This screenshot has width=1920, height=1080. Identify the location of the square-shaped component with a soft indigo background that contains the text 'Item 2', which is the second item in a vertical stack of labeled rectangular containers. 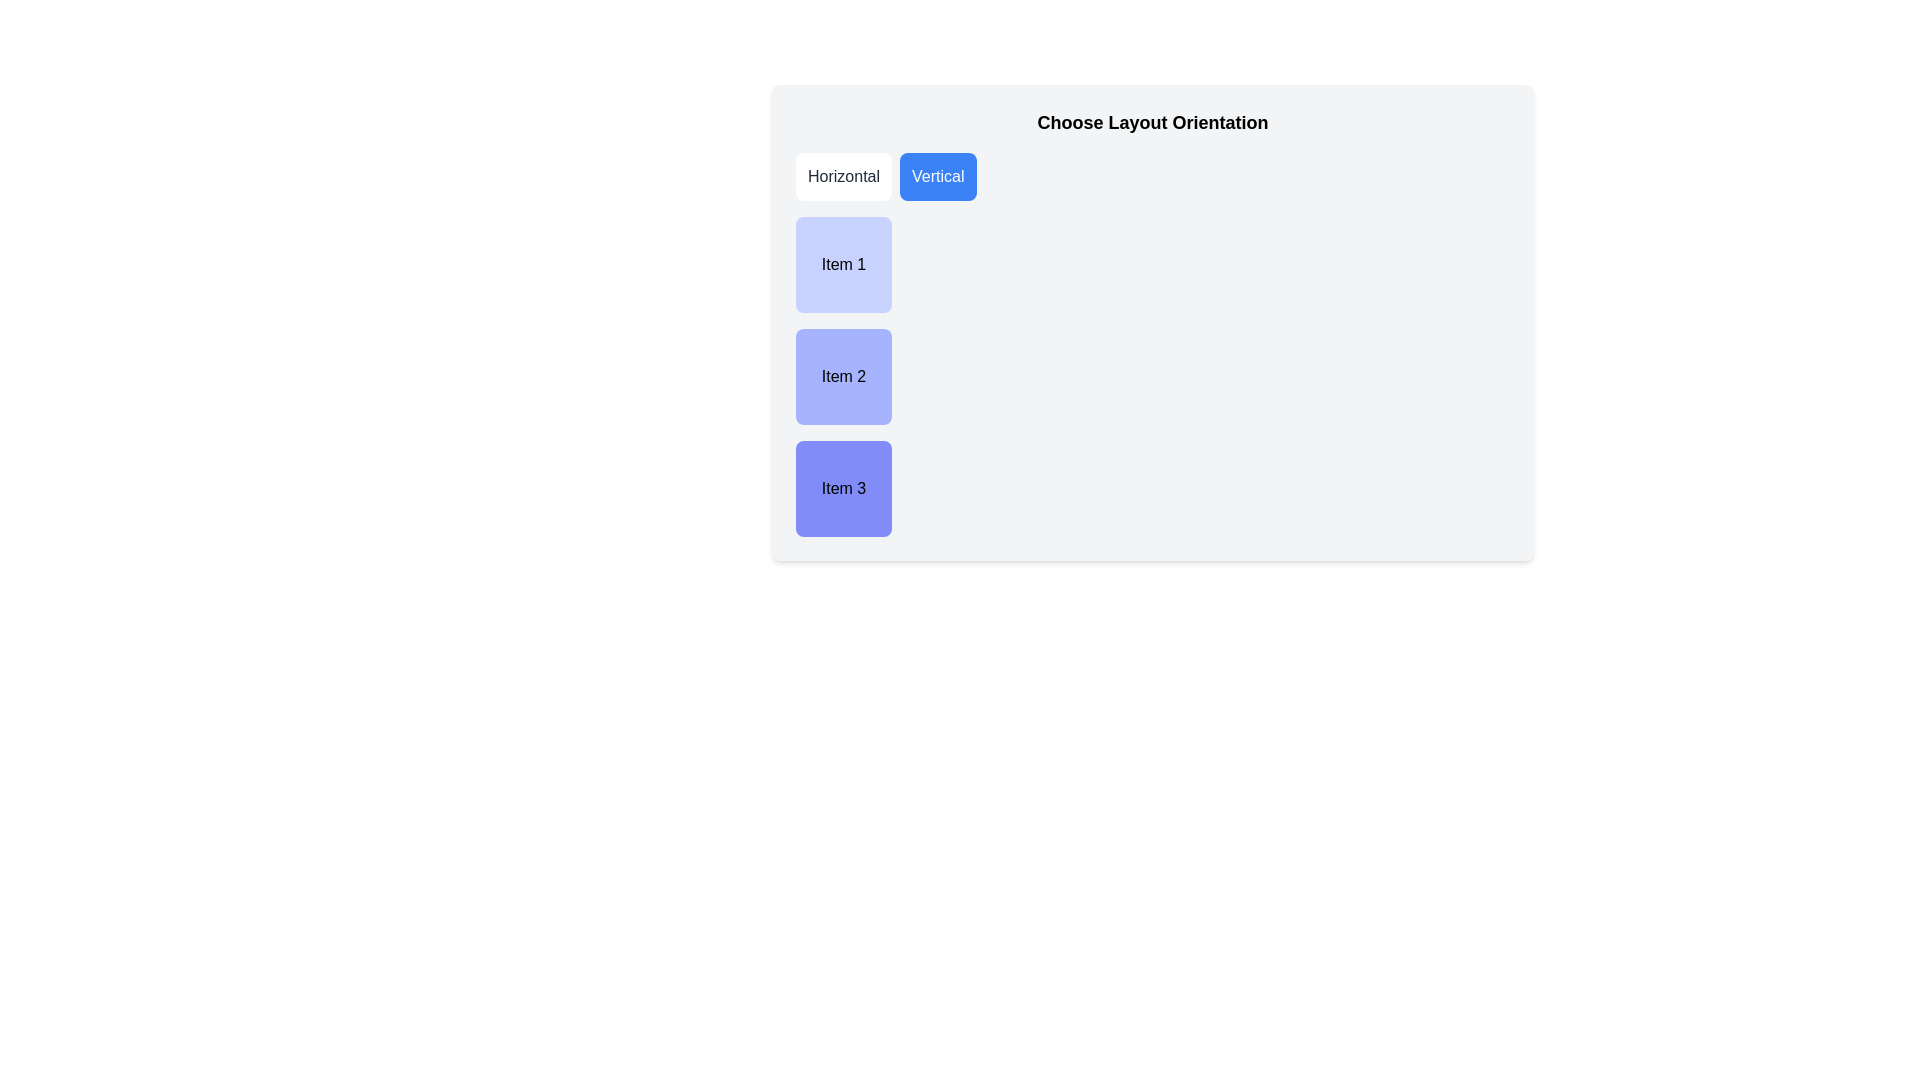
(844, 377).